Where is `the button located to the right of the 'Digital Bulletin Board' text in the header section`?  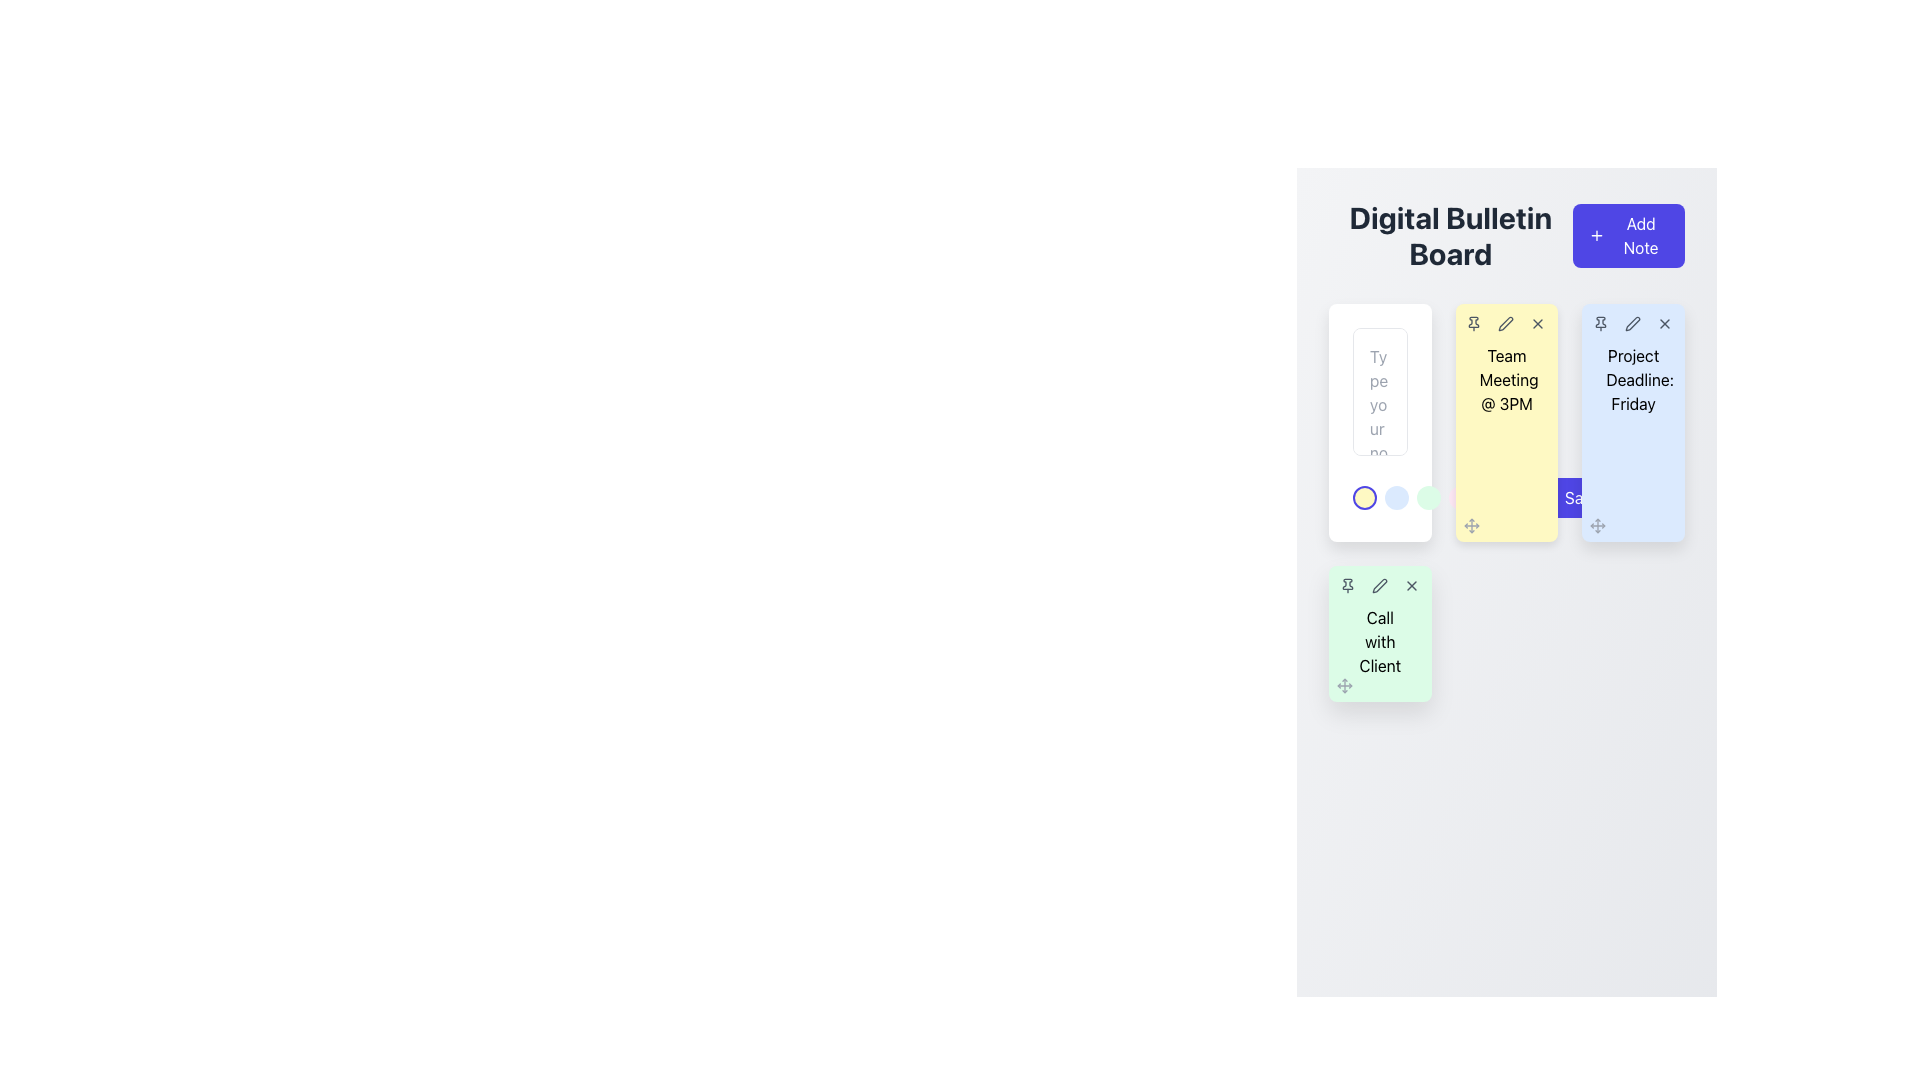 the button located to the right of the 'Digital Bulletin Board' text in the header section is located at coordinates (1628, 234).